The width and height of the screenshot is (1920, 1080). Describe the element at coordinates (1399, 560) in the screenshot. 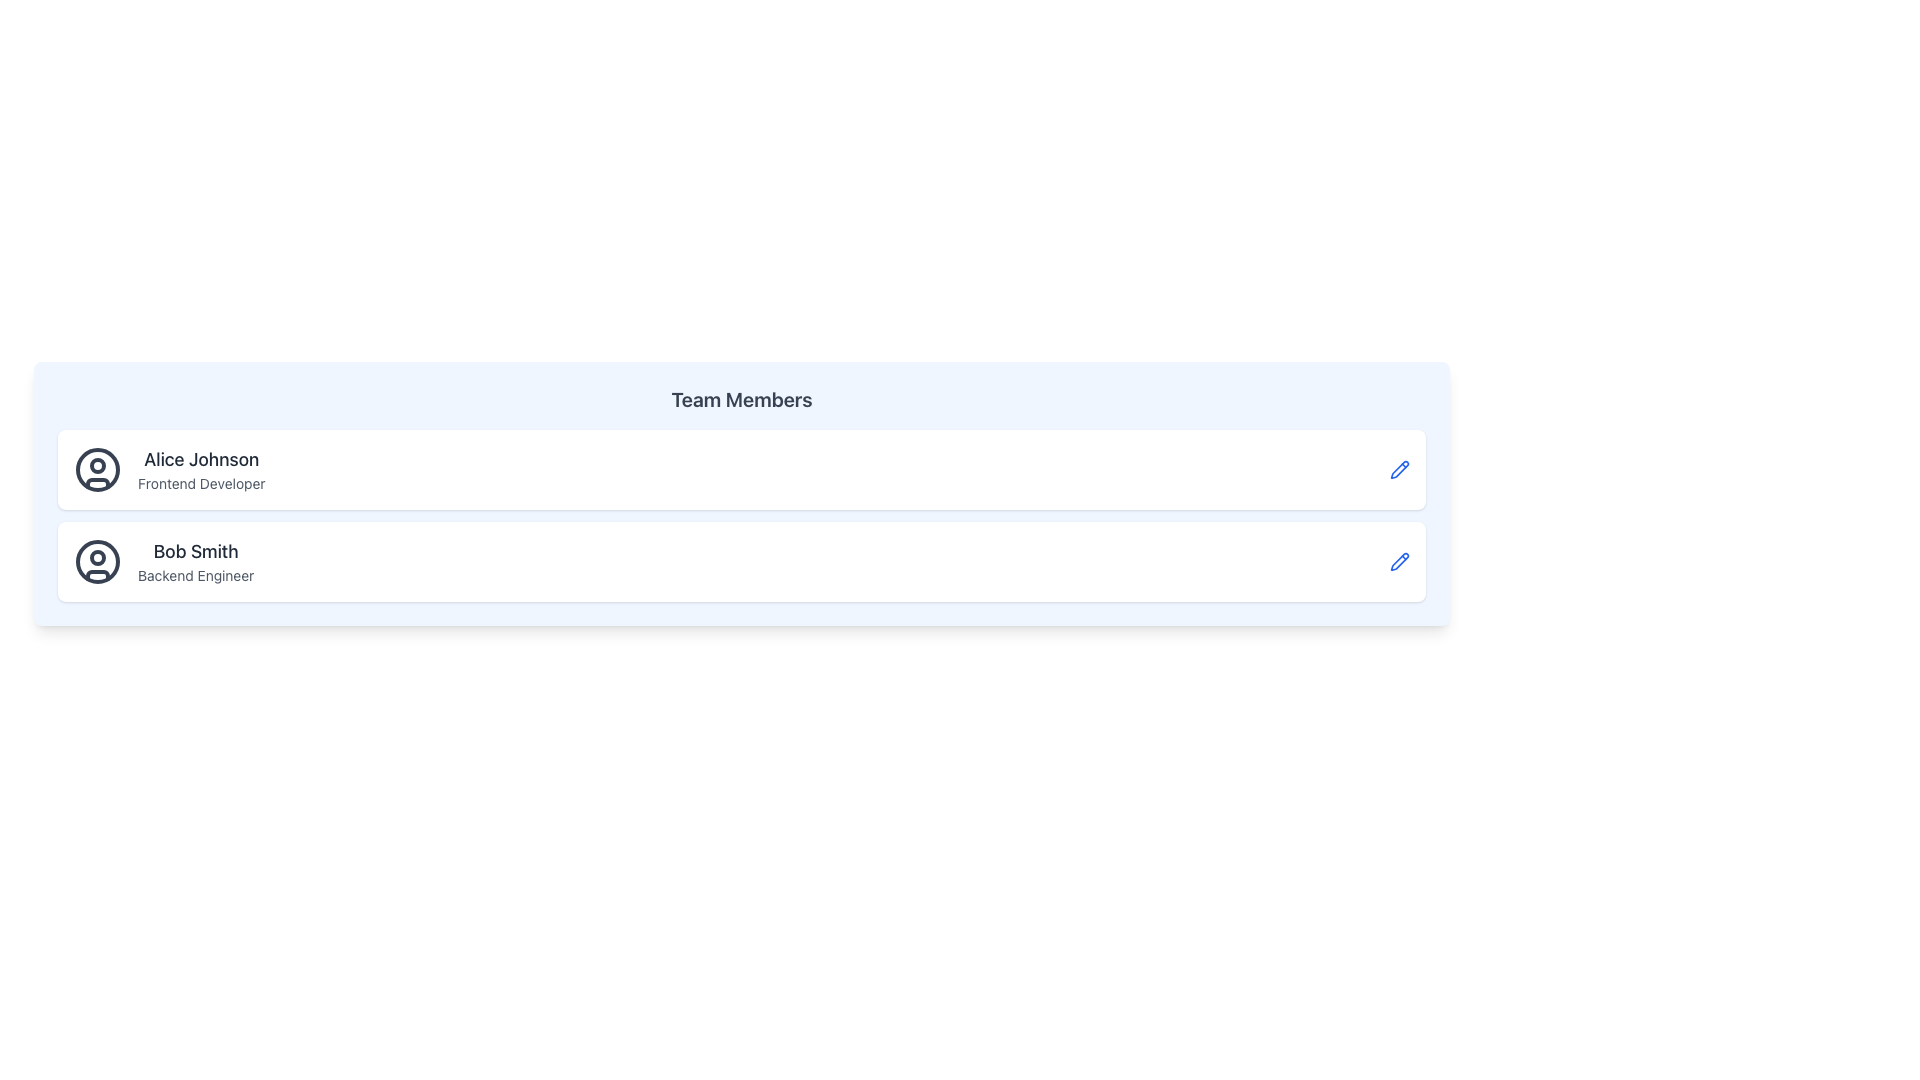

I see `the edit icon associated with 'Alice Johnson - Frontend Developer'` at that location.